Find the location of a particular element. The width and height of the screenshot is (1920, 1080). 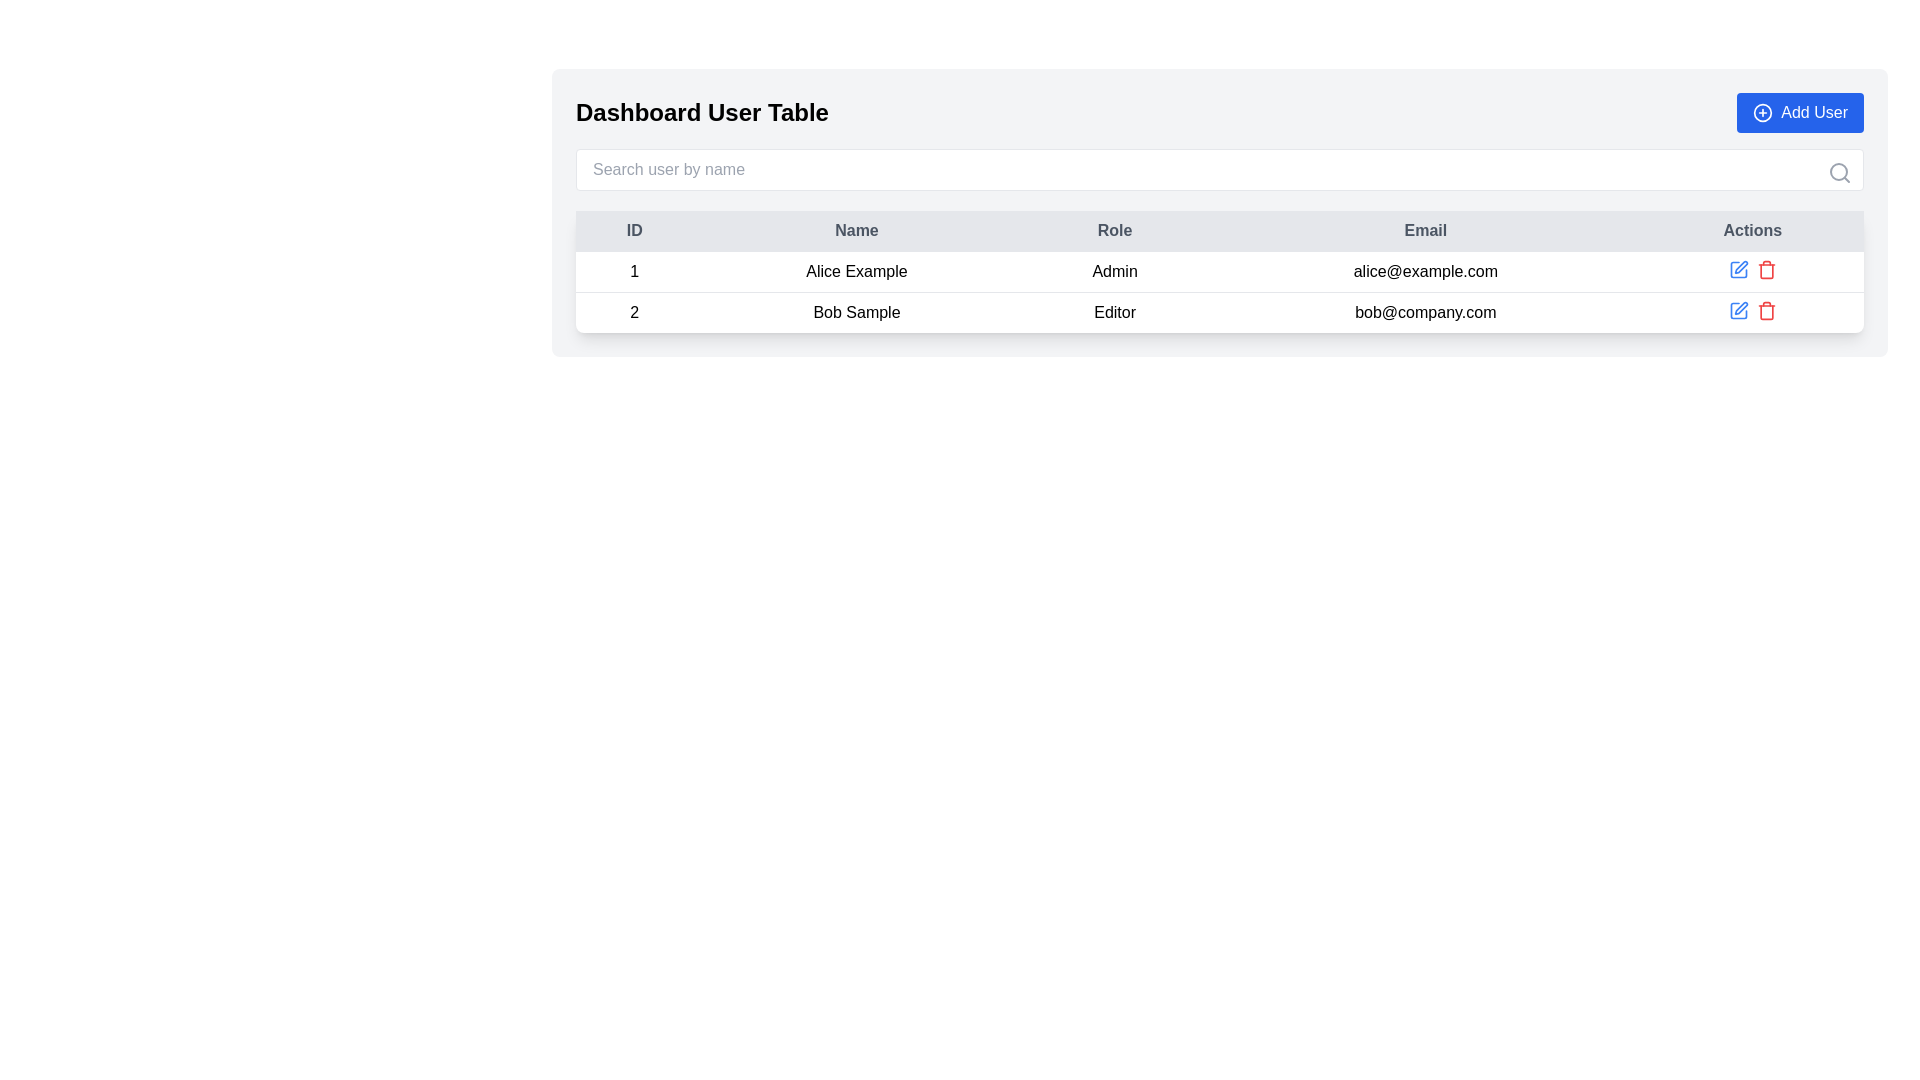

the first row in the user information table displaying data for 'Alice Example' is located at coordinates (1218, 272).